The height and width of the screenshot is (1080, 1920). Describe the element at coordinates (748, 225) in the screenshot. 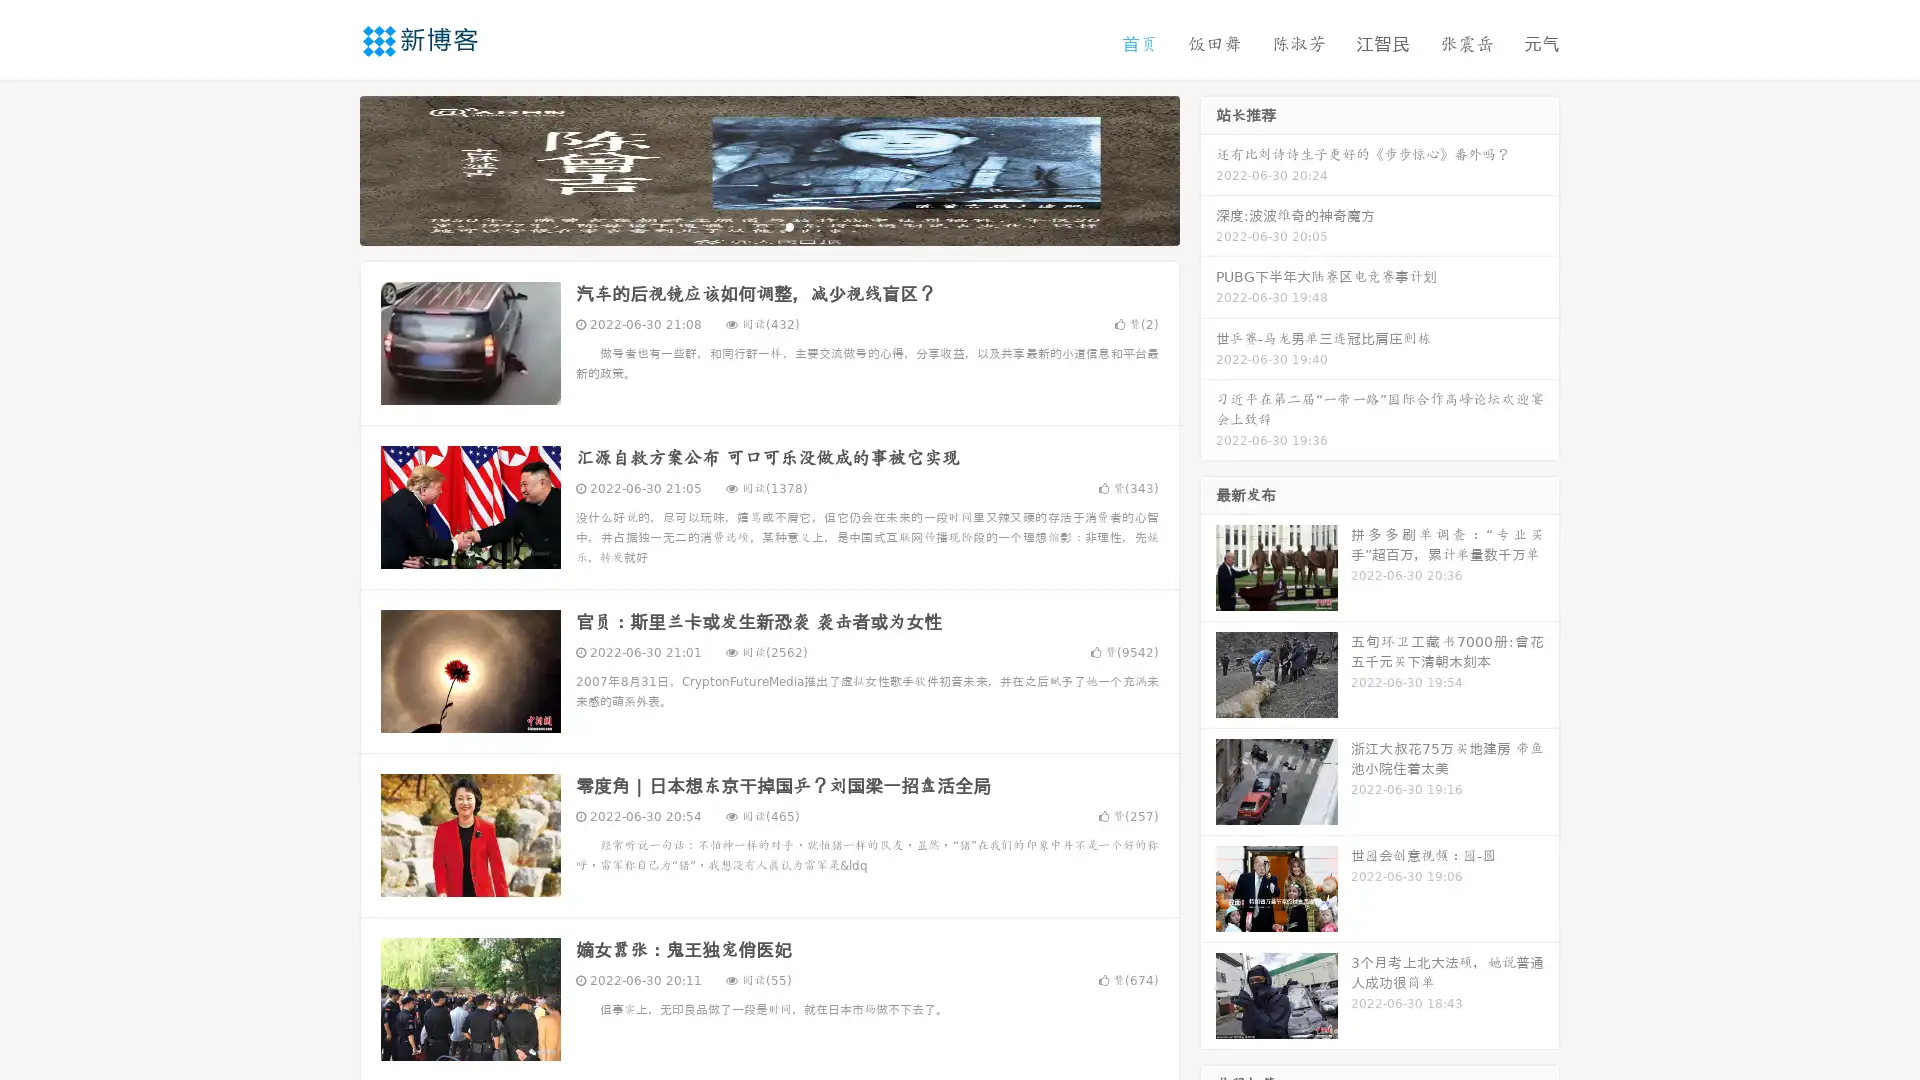

I see `Go to slide 1` at that location.